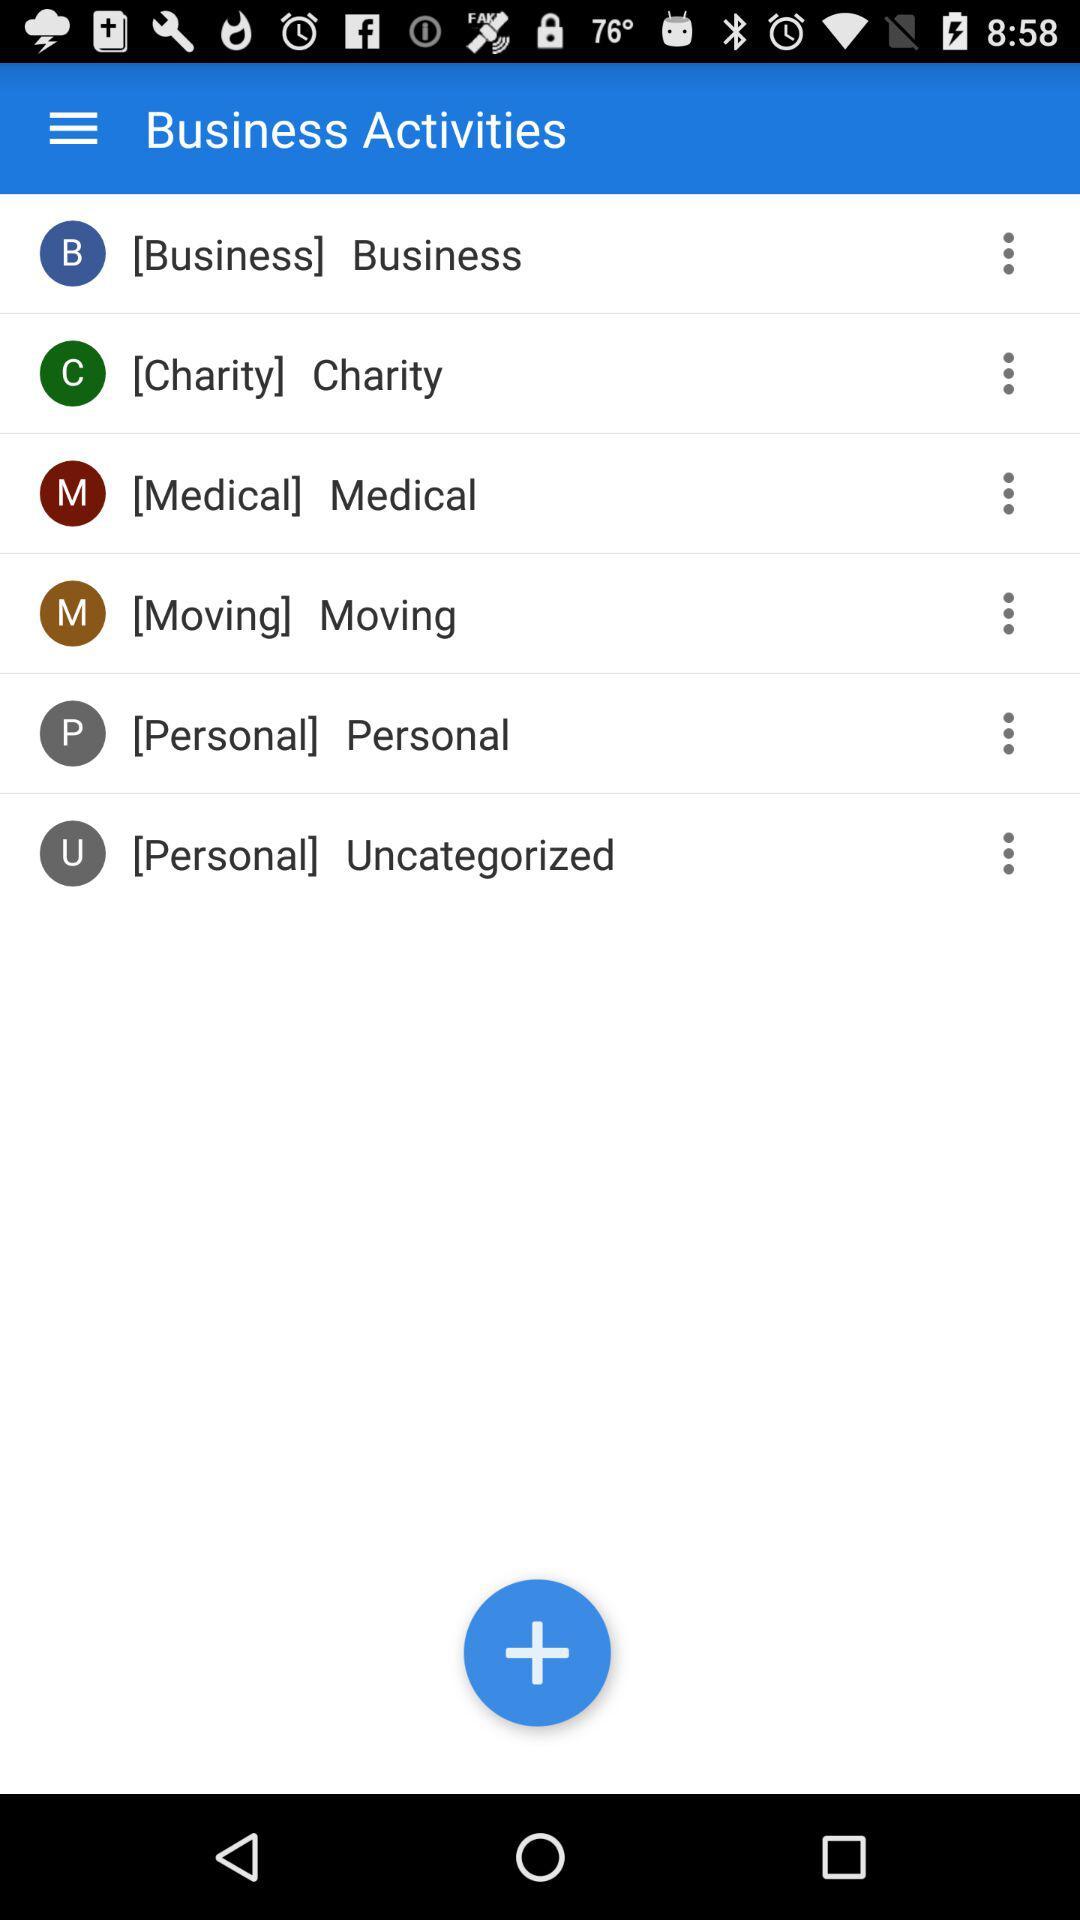  What do you see at coordinates (72, 127) in the screenshot?
I see `the menu icon at the top left corner of the page` at bounding box center [72, 127].